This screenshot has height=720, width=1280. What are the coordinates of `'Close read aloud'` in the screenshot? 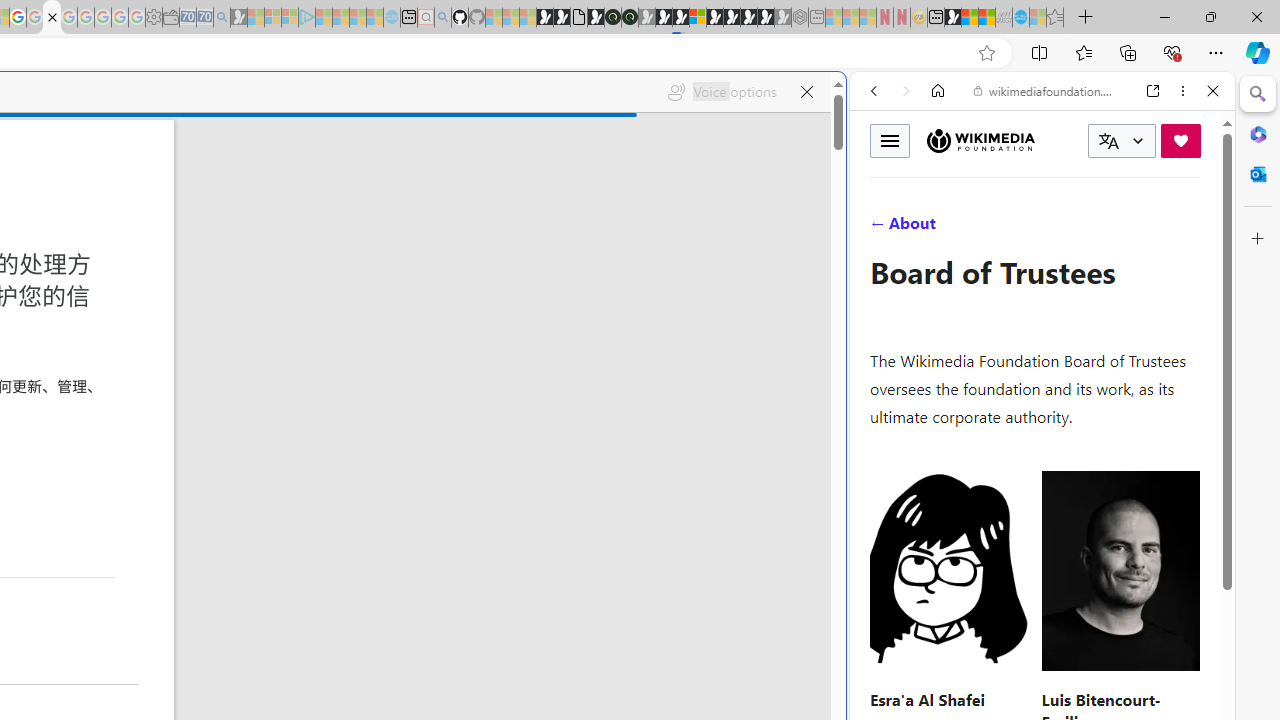 It's located at (806, 92).